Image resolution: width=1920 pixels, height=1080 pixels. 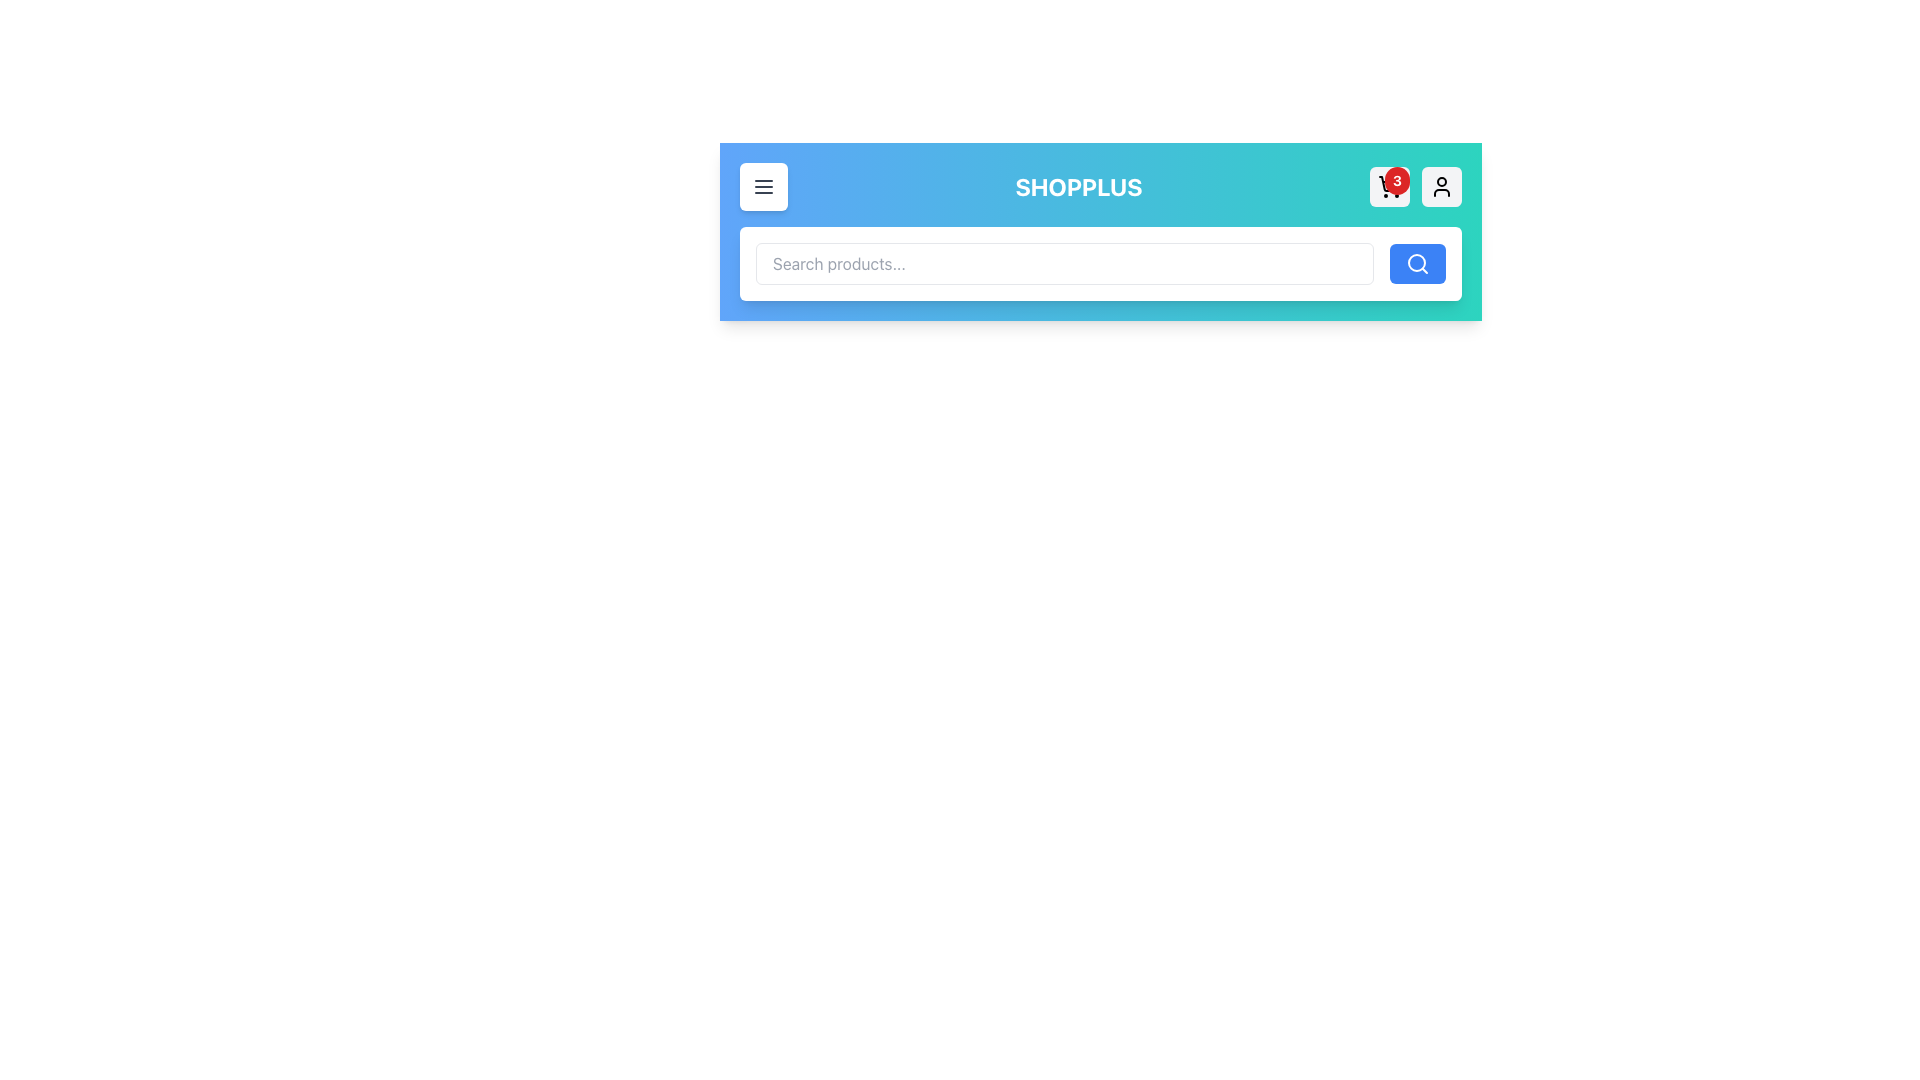 I want to click on the shopping cart icon button located at the top-right corner of the interface, so click(x=1388, y=186).